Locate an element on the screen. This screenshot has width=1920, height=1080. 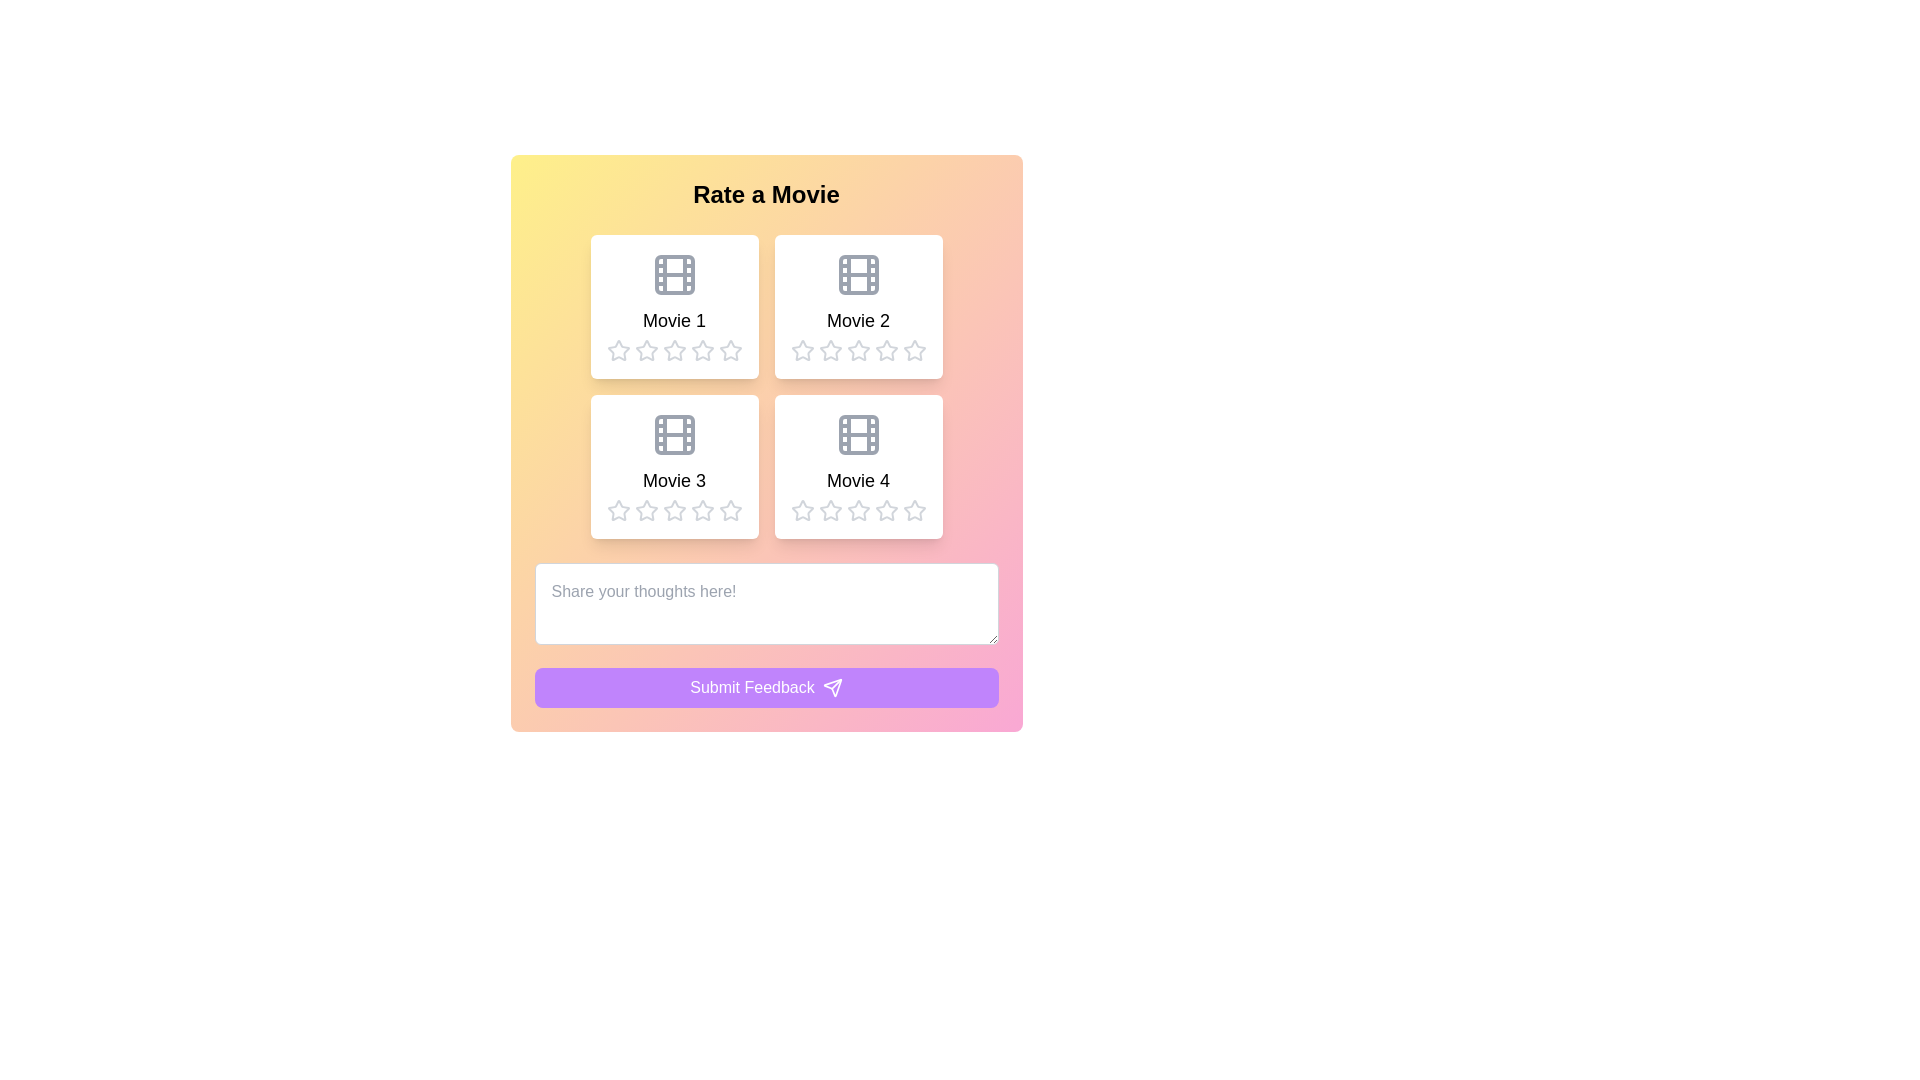
the star icon is located at coordinates (646, 509).